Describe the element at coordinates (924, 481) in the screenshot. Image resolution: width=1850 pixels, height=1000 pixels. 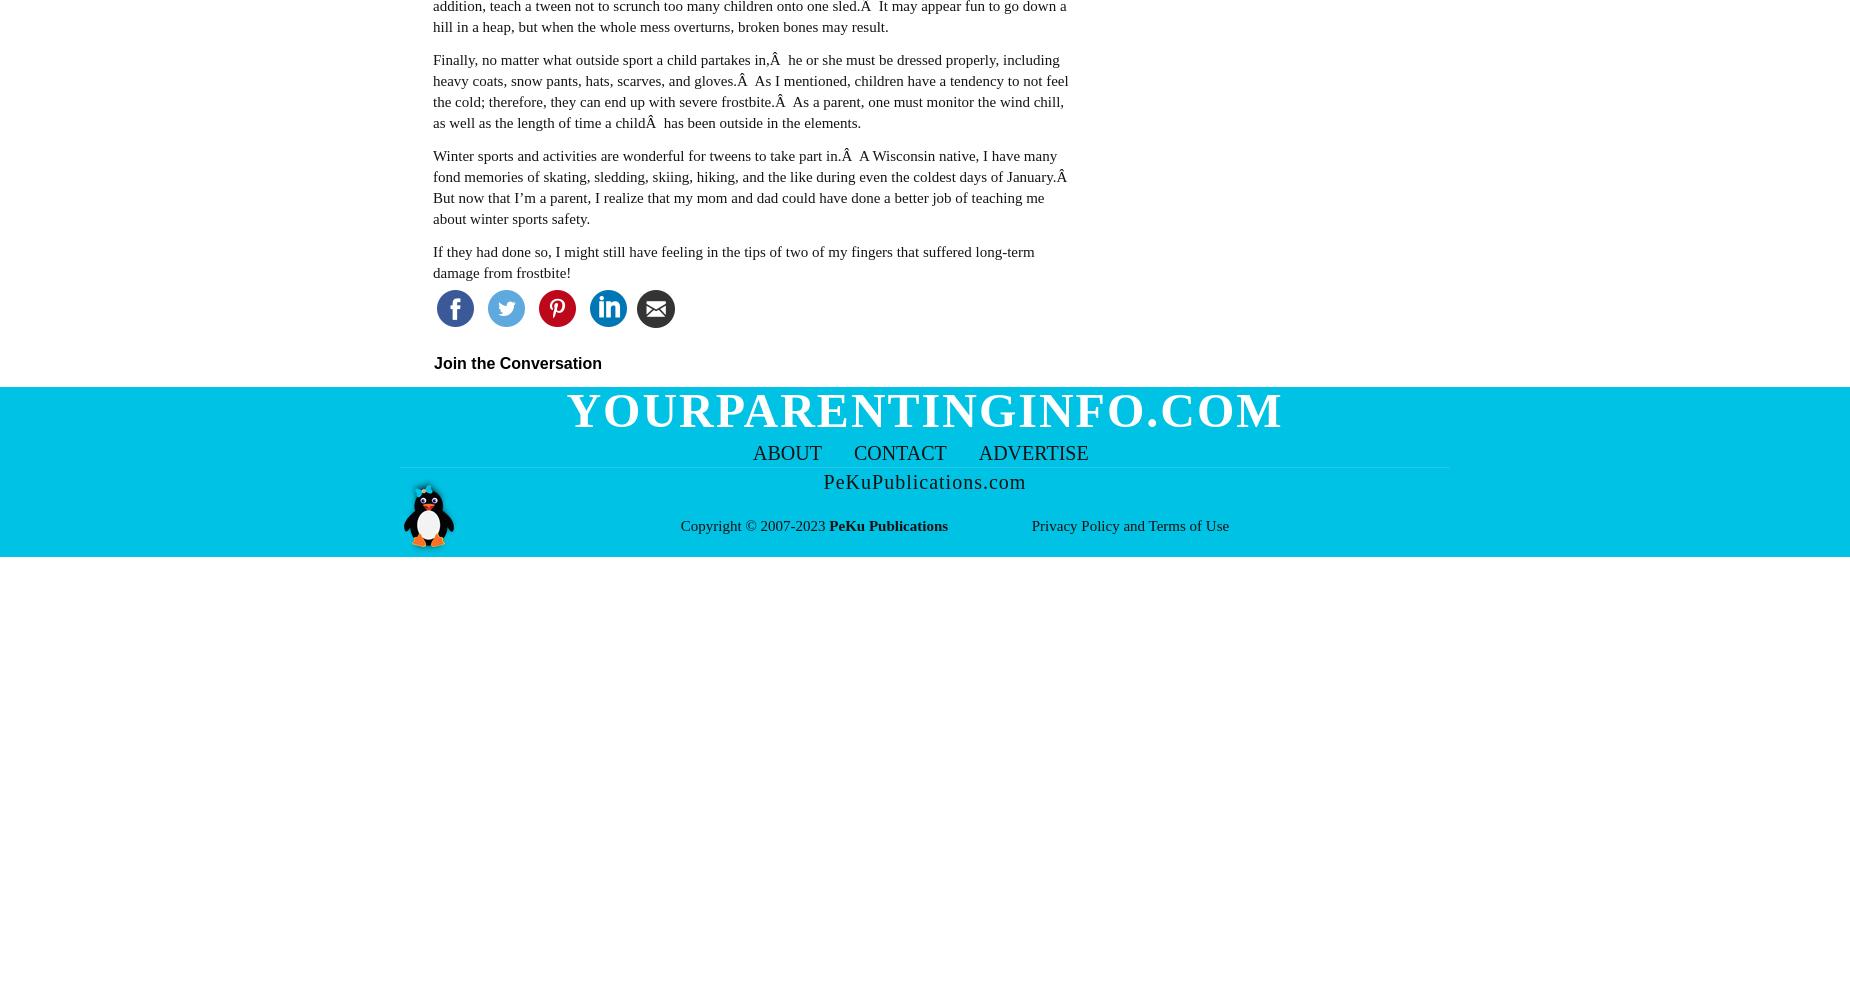
I see `'PeKuPublications.com'` at that location.